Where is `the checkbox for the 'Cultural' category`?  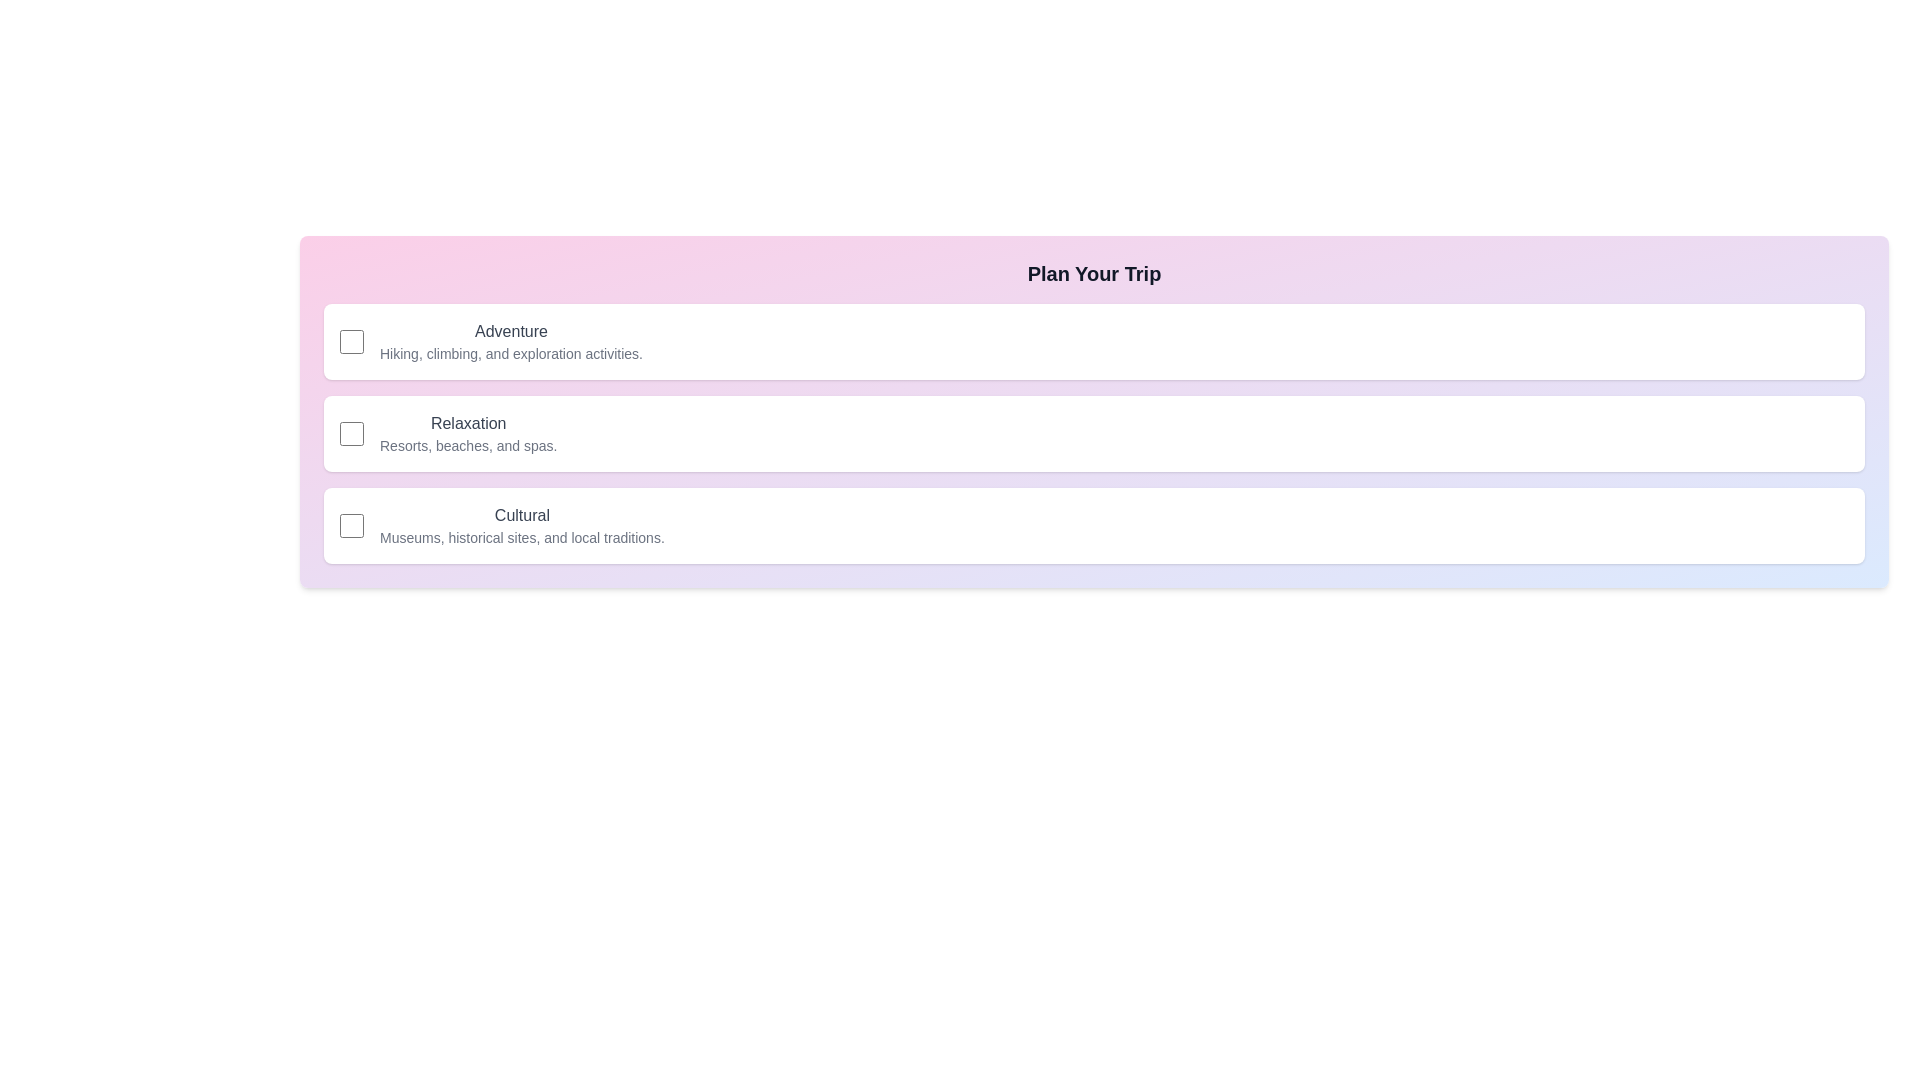
the checkbox for the 'Cultural' category is located at coordinates (351, 524).